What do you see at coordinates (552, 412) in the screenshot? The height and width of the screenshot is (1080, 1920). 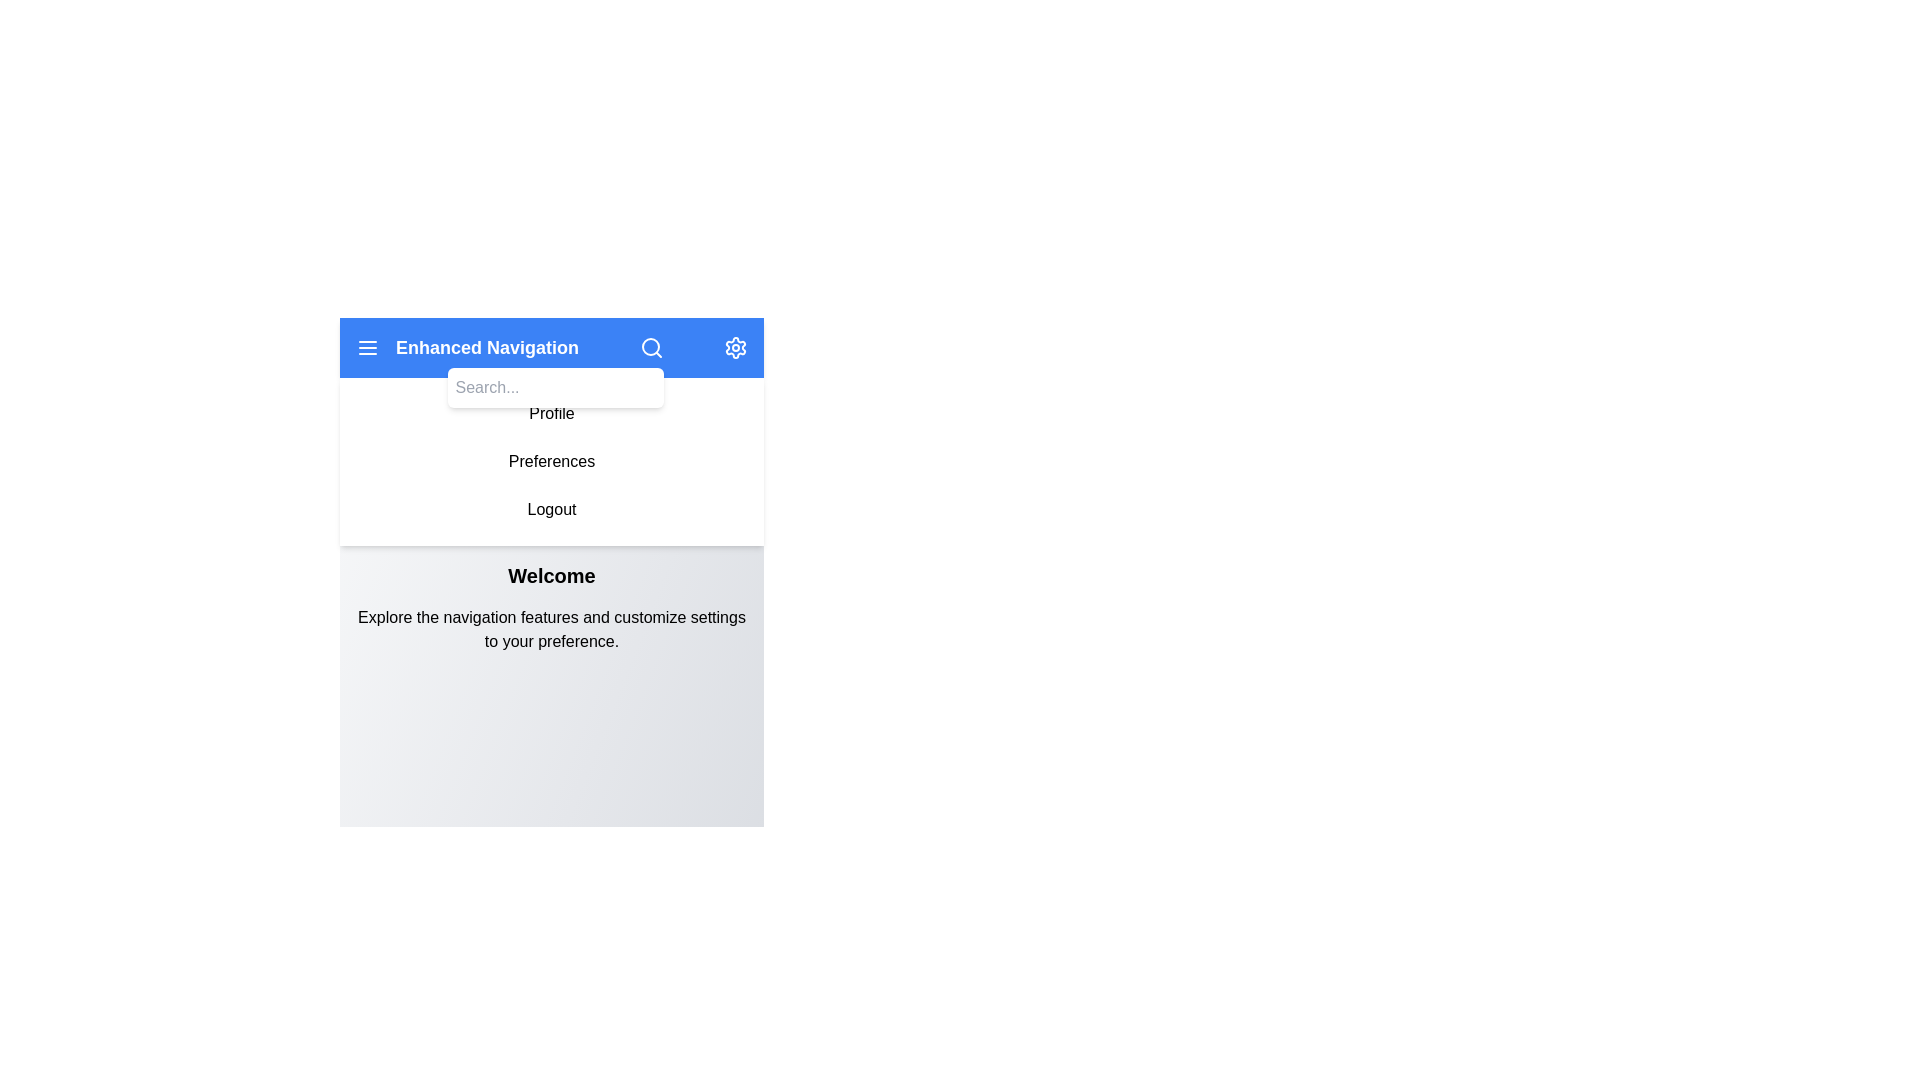 I see `the navigation option Profile from the menu` at bounding box center [552, 412].